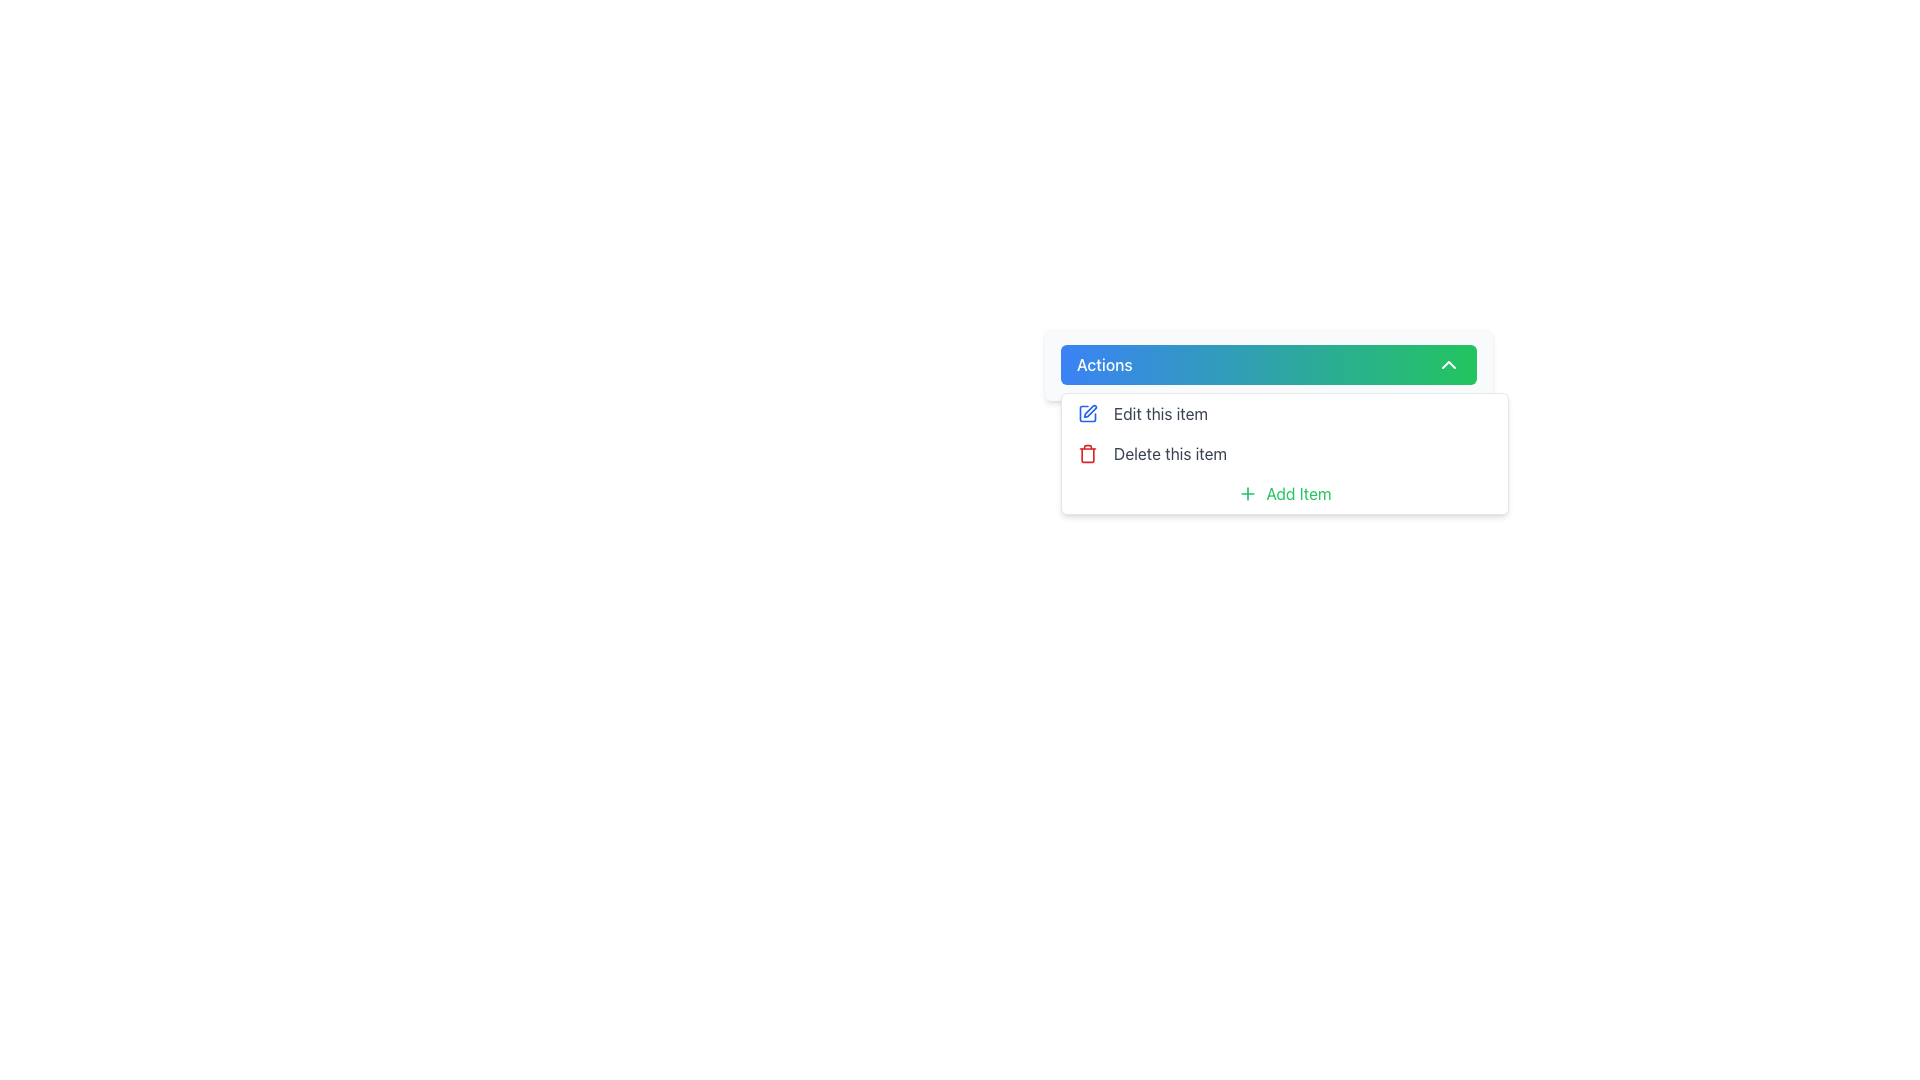 The height and width of the screenshot is (1080, 1920). What do you see at coordinates (1170, 454) in the screenshot?
I see `the 'Delete this item' text label located directly below the 'Edit this item' text in the vertical dropdown menu to initiate the deletion action` at bounding box center [1170, 454].